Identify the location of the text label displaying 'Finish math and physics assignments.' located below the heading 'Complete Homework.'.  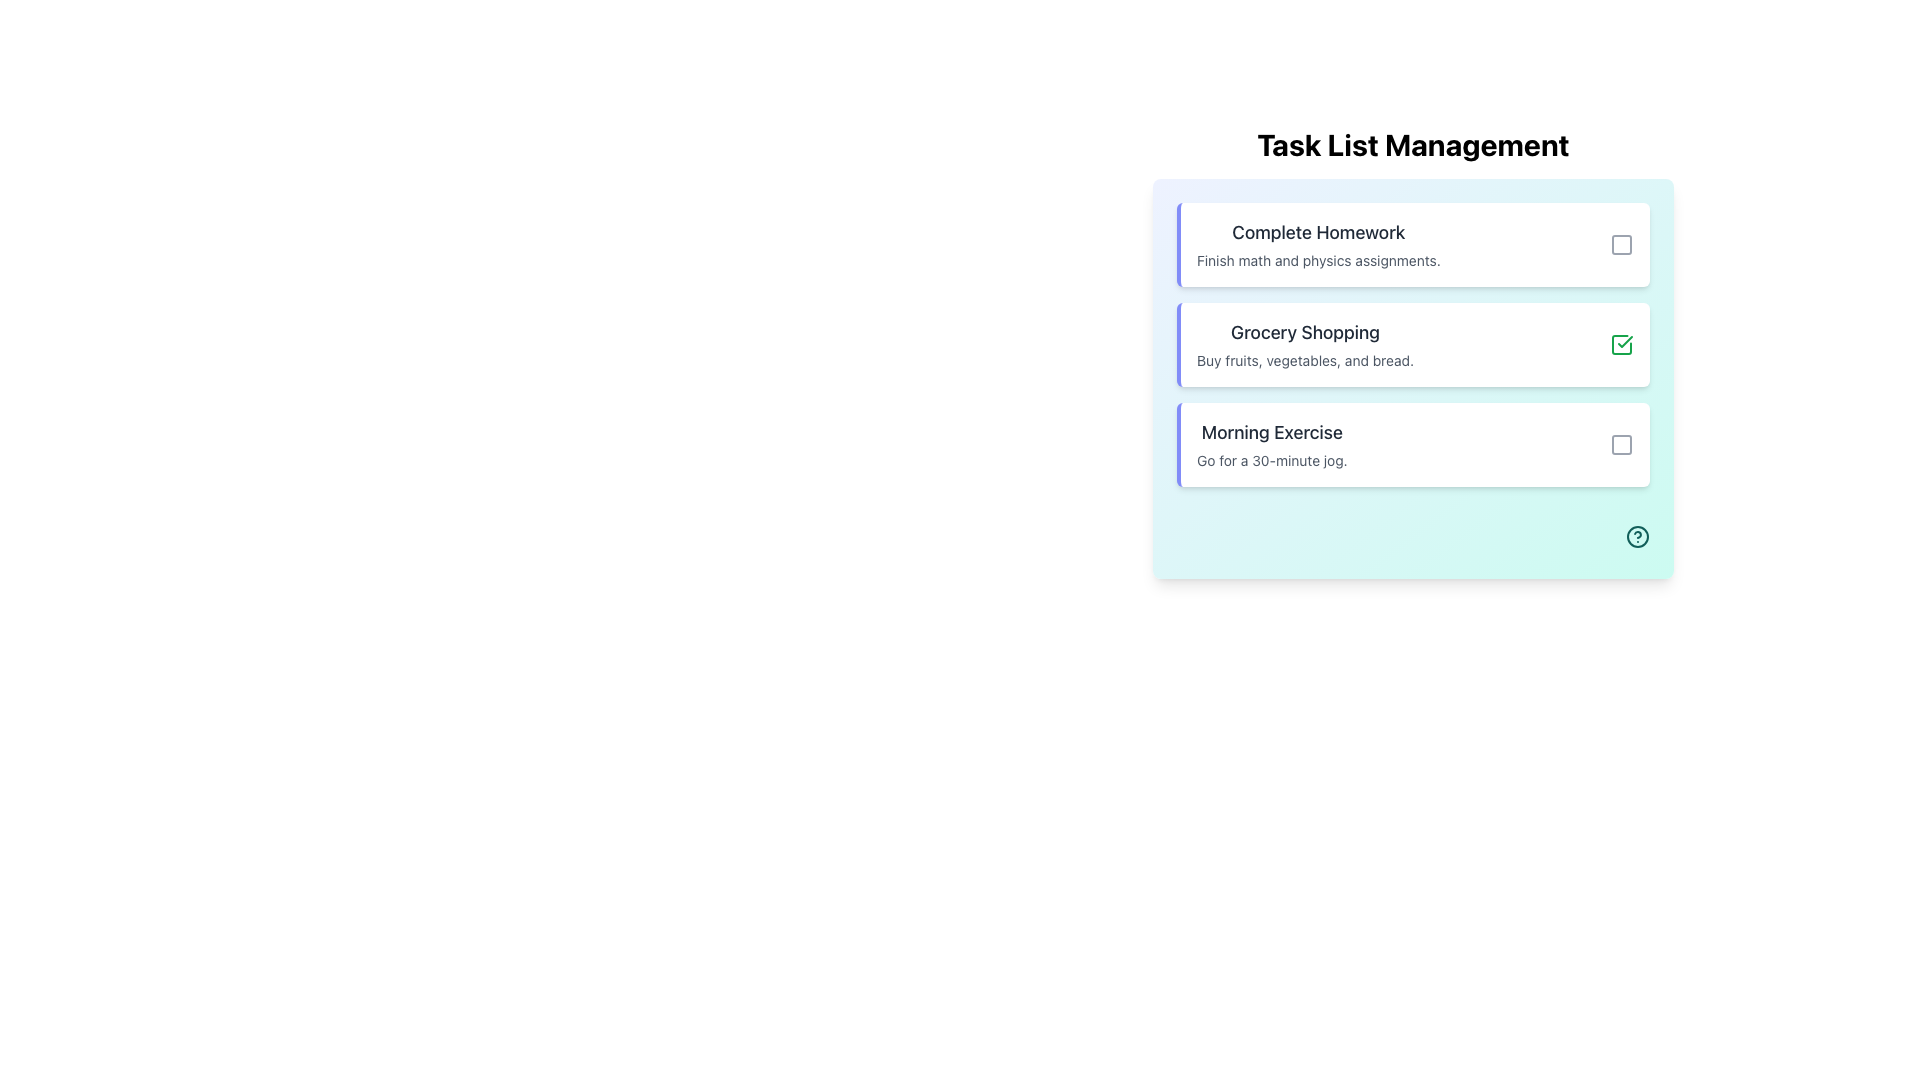
(1318, 260).